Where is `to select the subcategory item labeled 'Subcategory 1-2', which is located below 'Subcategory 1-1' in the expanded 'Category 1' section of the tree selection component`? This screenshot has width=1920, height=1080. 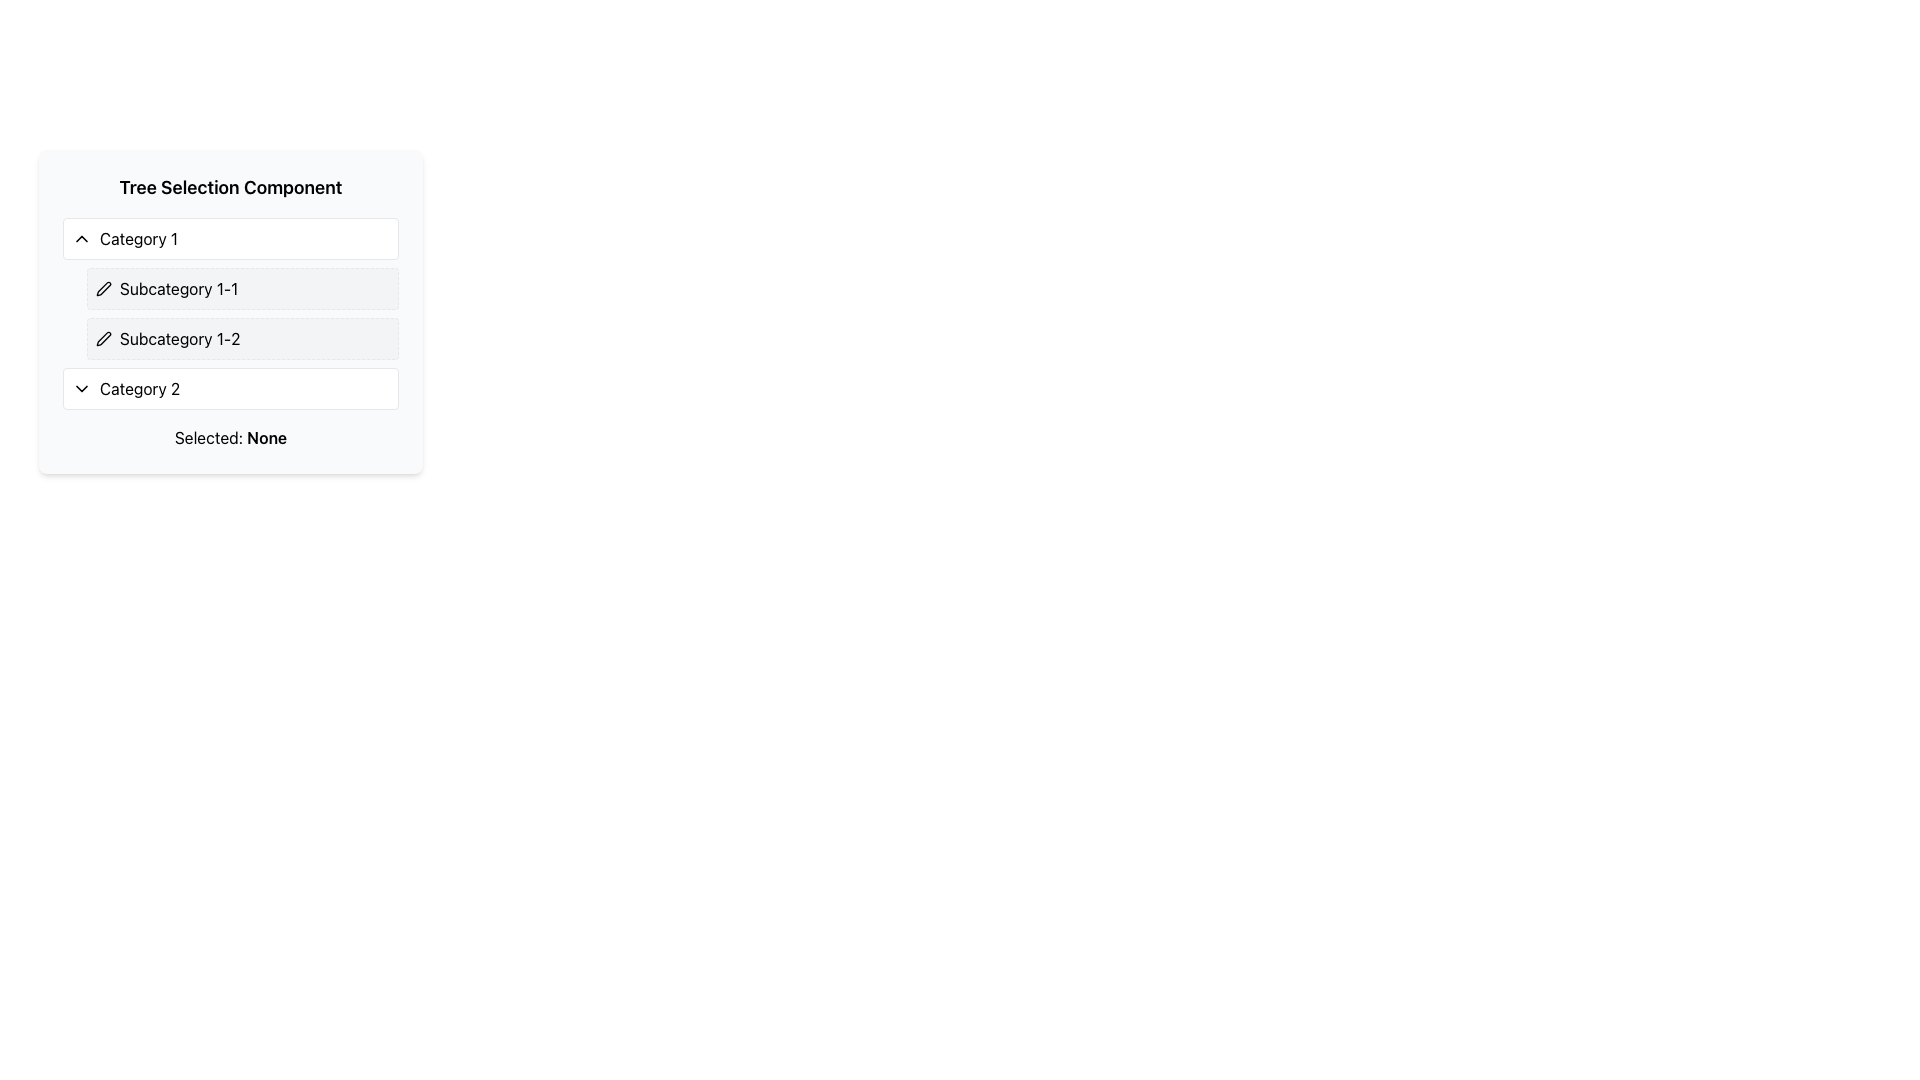
to select the subcategory item labeled 'Subcategory 1-2', which is located below 'Subcategory 1-1' in the expanded 'Category 1' section of the tree selection component is located at coordinates (242, 338).